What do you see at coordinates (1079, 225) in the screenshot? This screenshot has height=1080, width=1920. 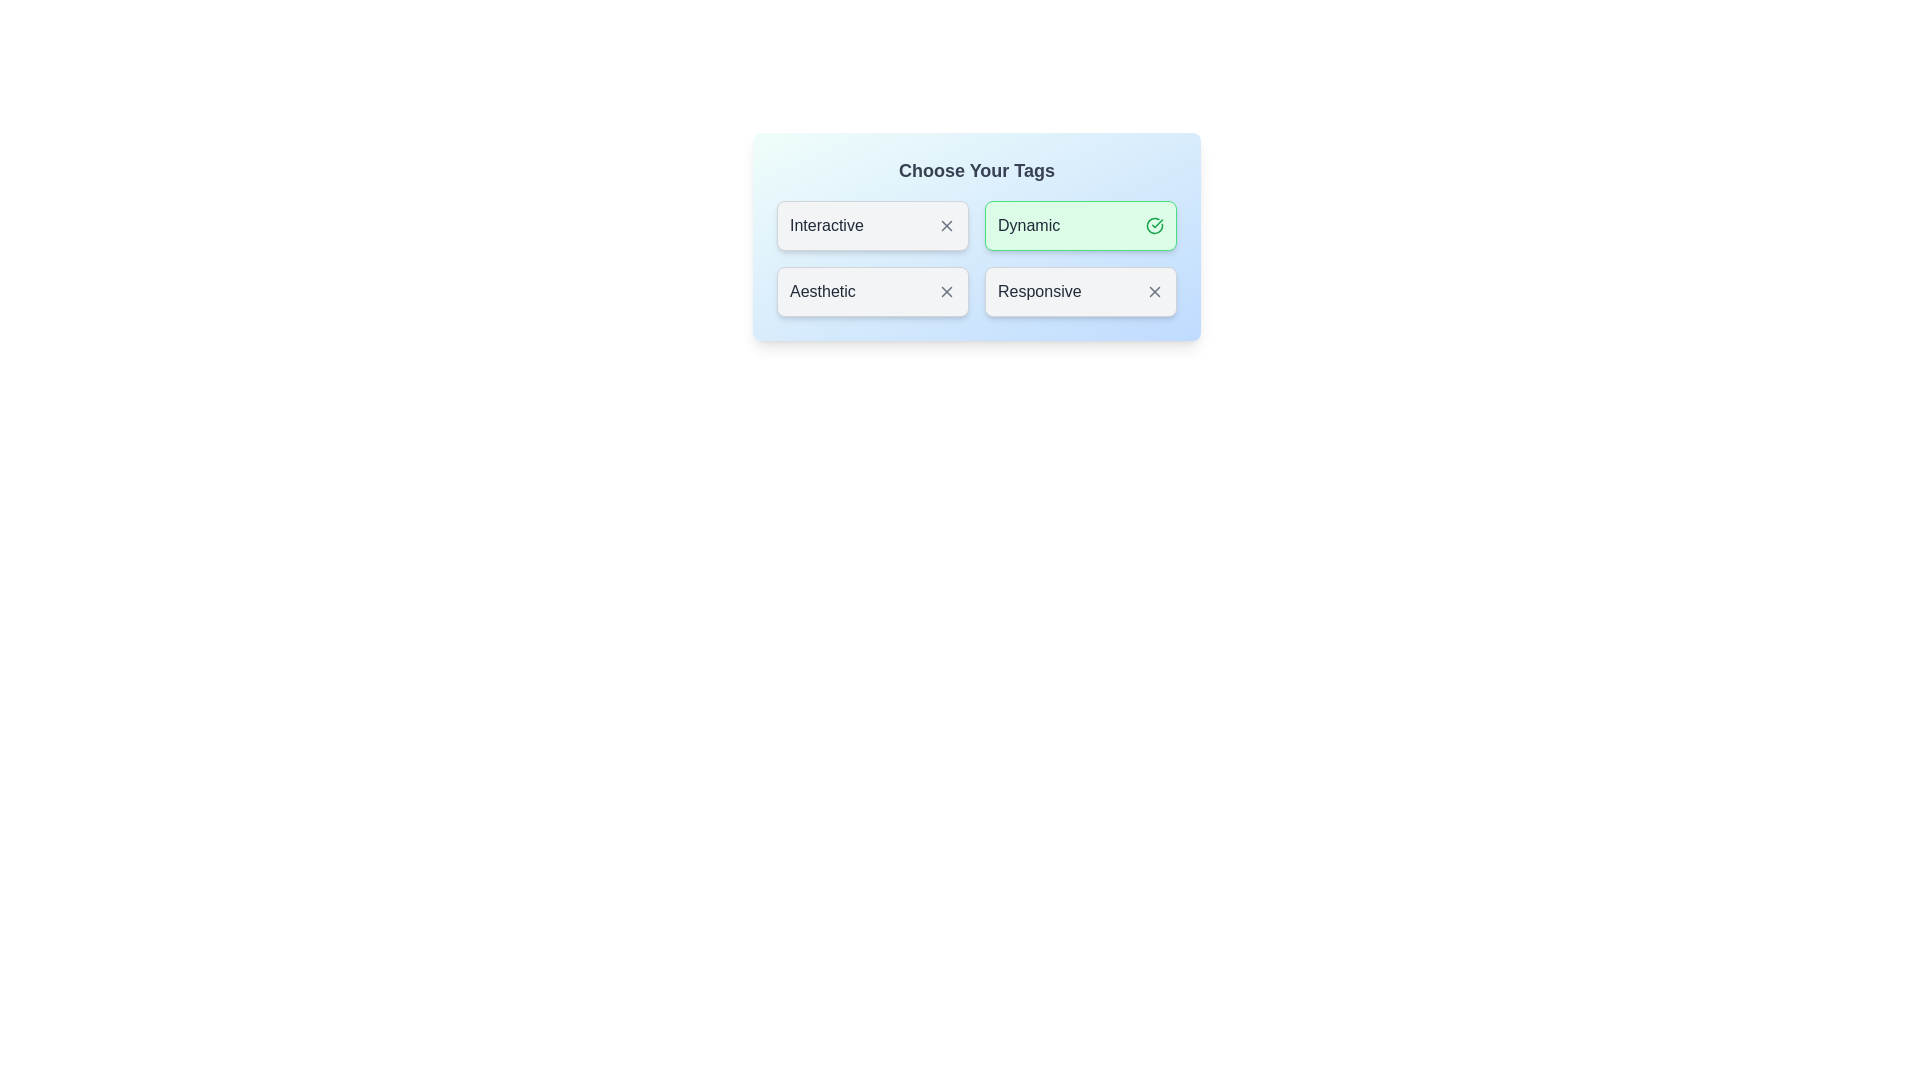 I see `the tag labeled Dynamic` at bounding box center [1079, 225].